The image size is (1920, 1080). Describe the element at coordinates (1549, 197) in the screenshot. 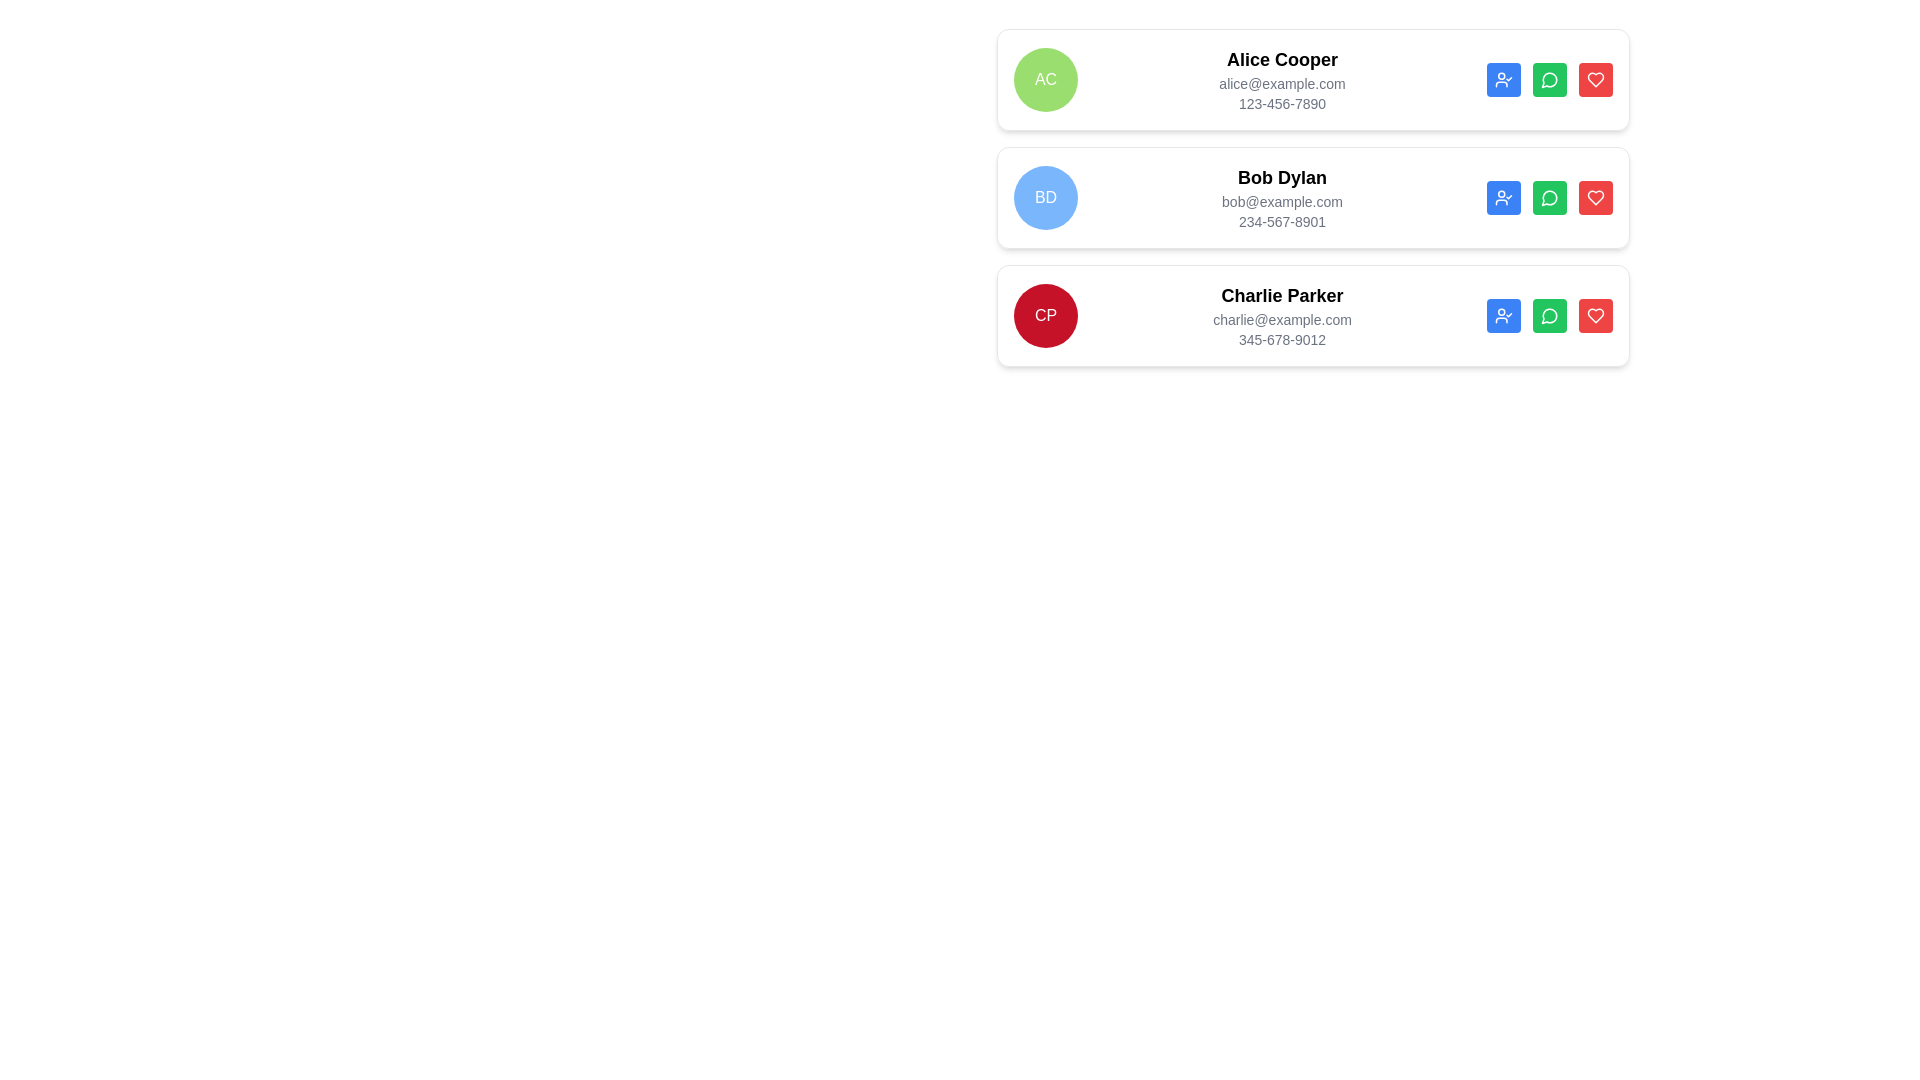

I see `the green button with a white circular message icon located in the second row of user entries, between a blue button on the left and a red button on the right` at that location.